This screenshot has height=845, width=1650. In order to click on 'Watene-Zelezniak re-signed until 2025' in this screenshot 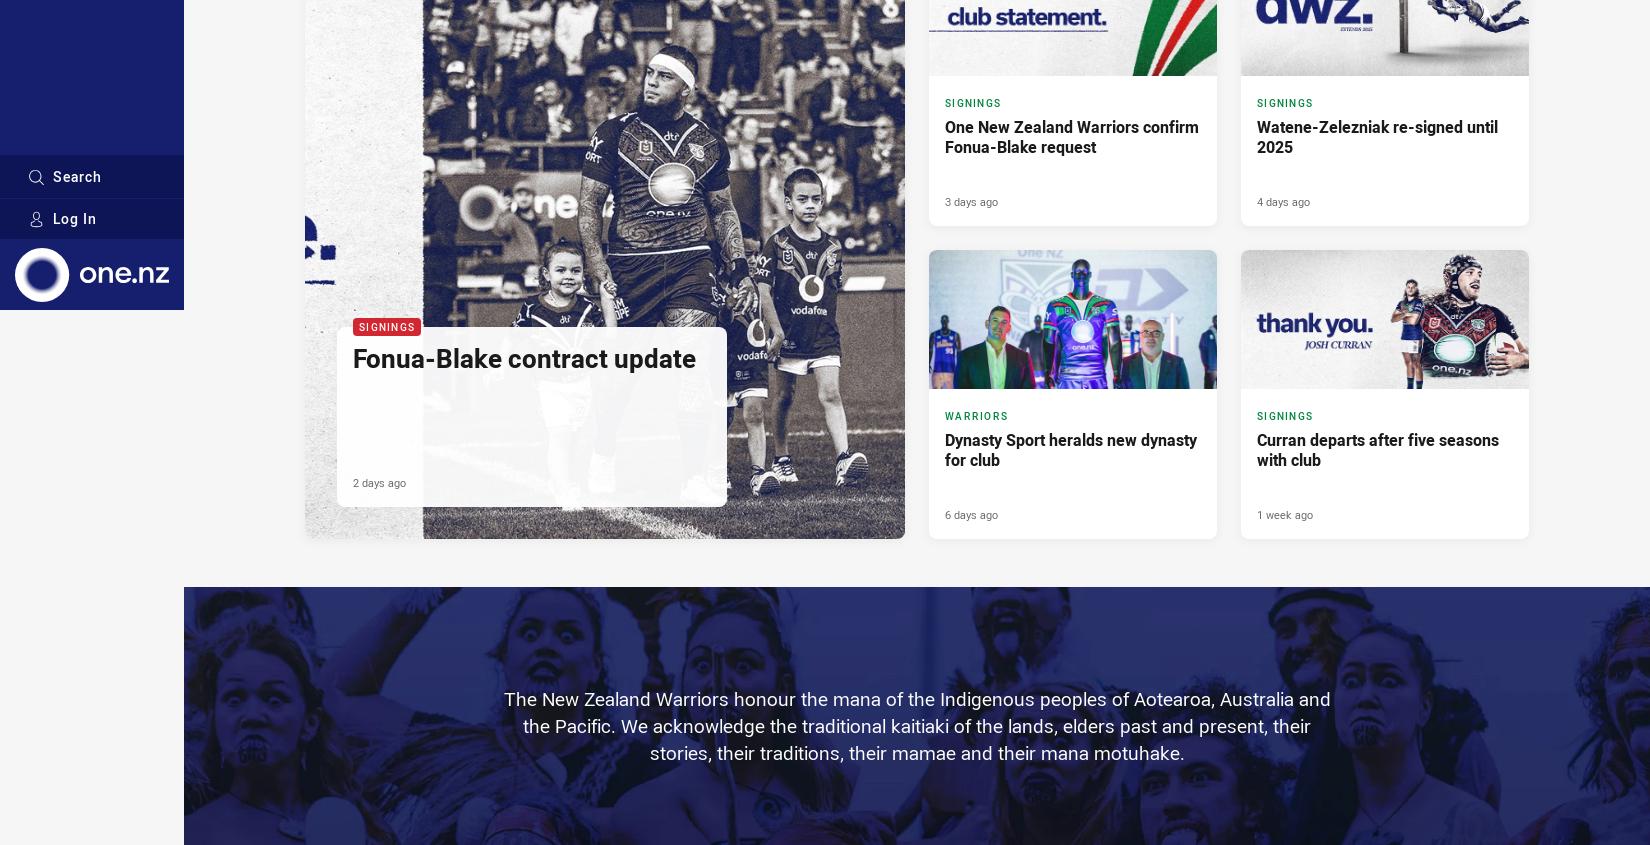, I will do `click(1376, 136)`.